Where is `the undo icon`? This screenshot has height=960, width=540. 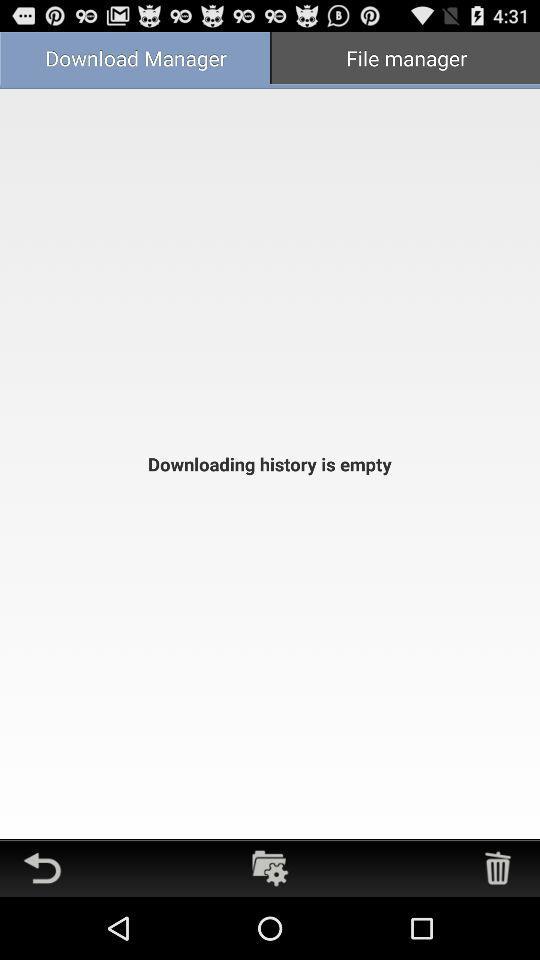 the undo icon is located at coordinates (42, 929).